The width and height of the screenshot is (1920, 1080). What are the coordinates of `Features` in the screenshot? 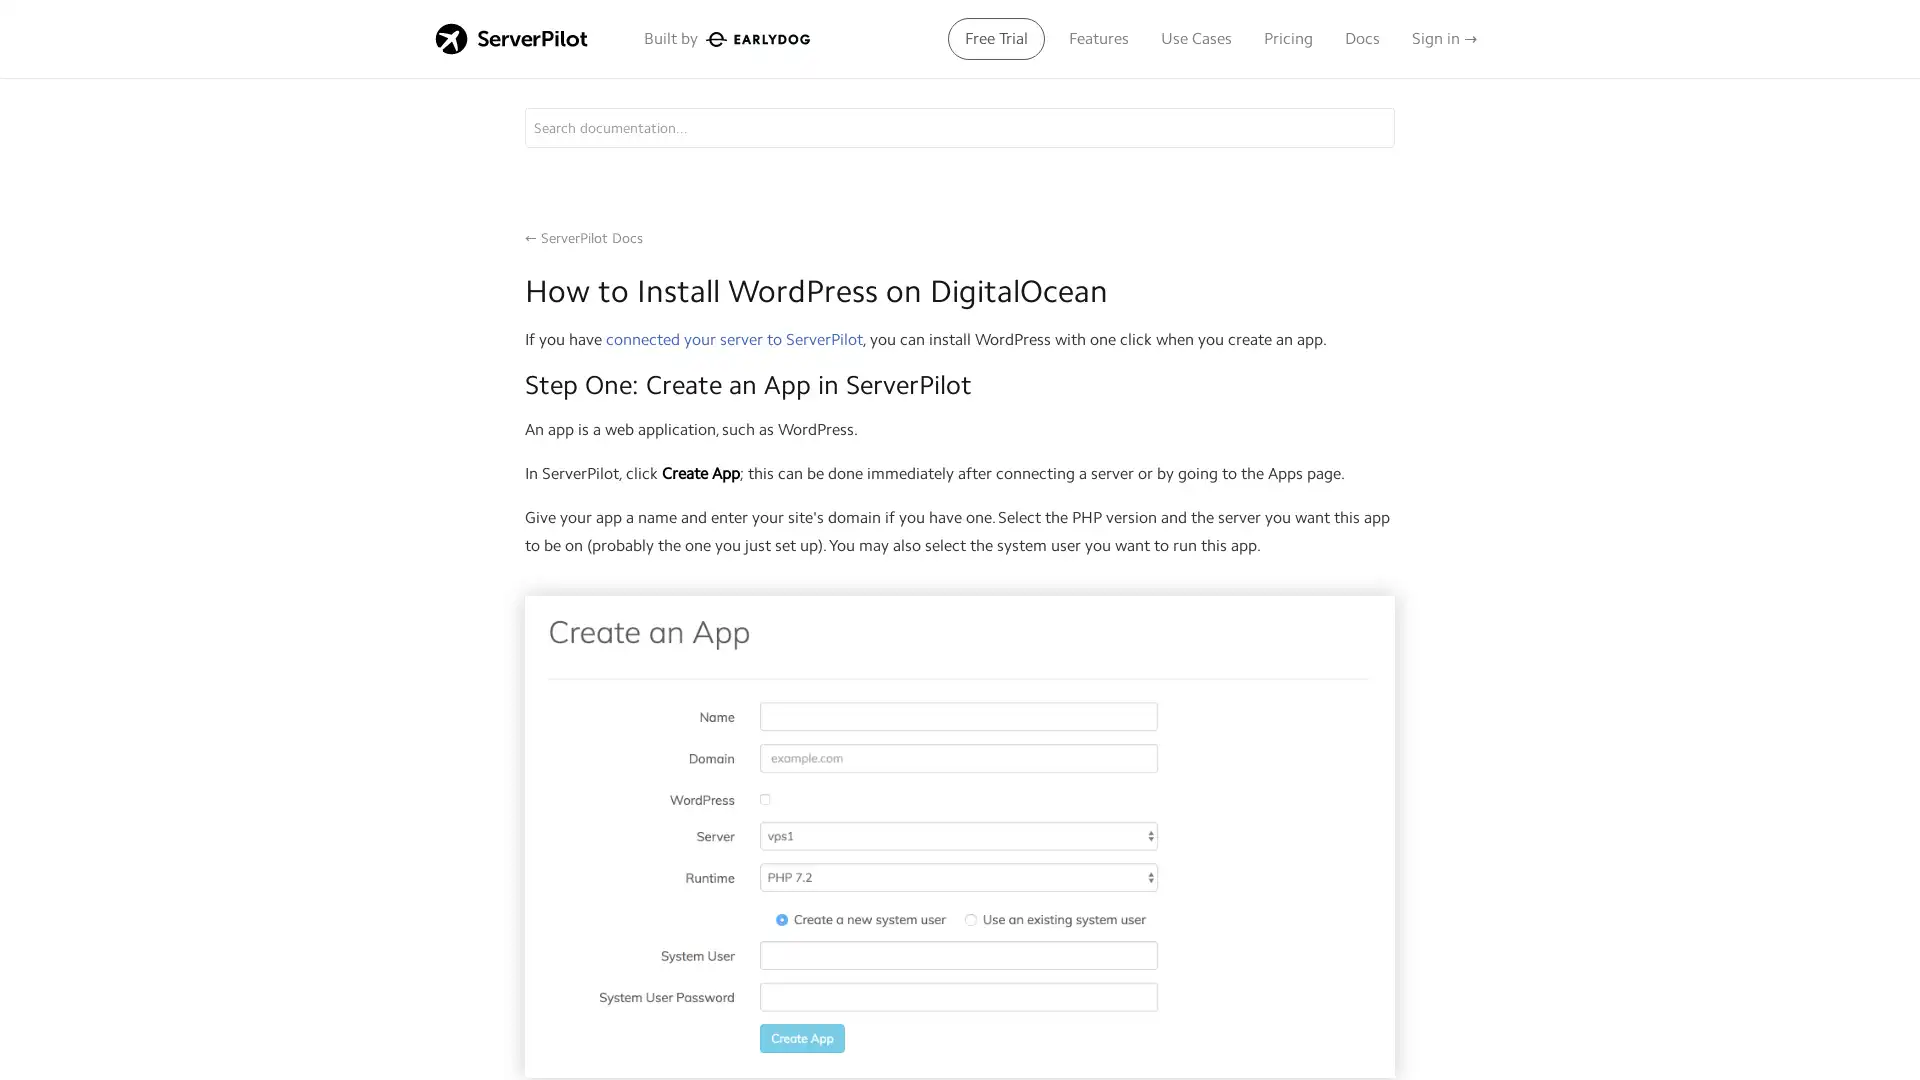 It's located at (1098, 38).